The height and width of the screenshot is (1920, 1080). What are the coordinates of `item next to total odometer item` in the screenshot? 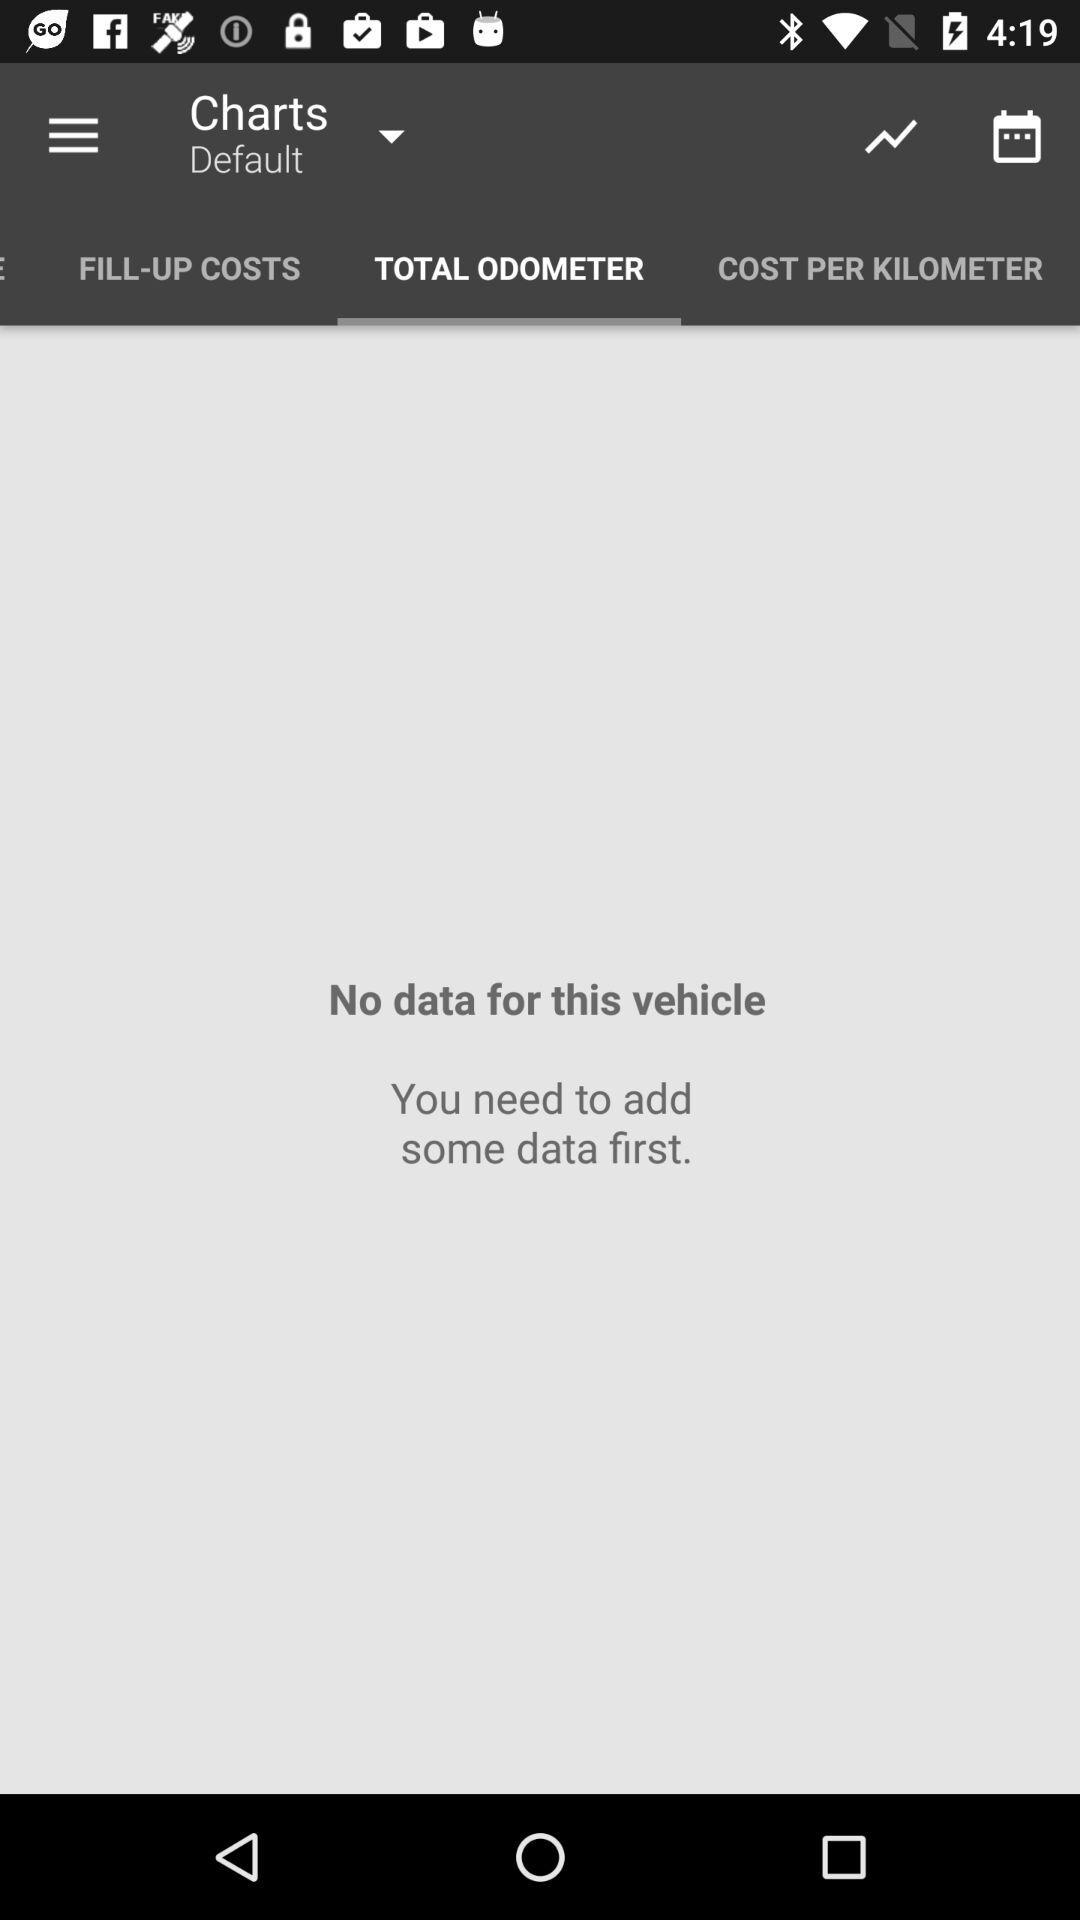 It's located at (879, 266).